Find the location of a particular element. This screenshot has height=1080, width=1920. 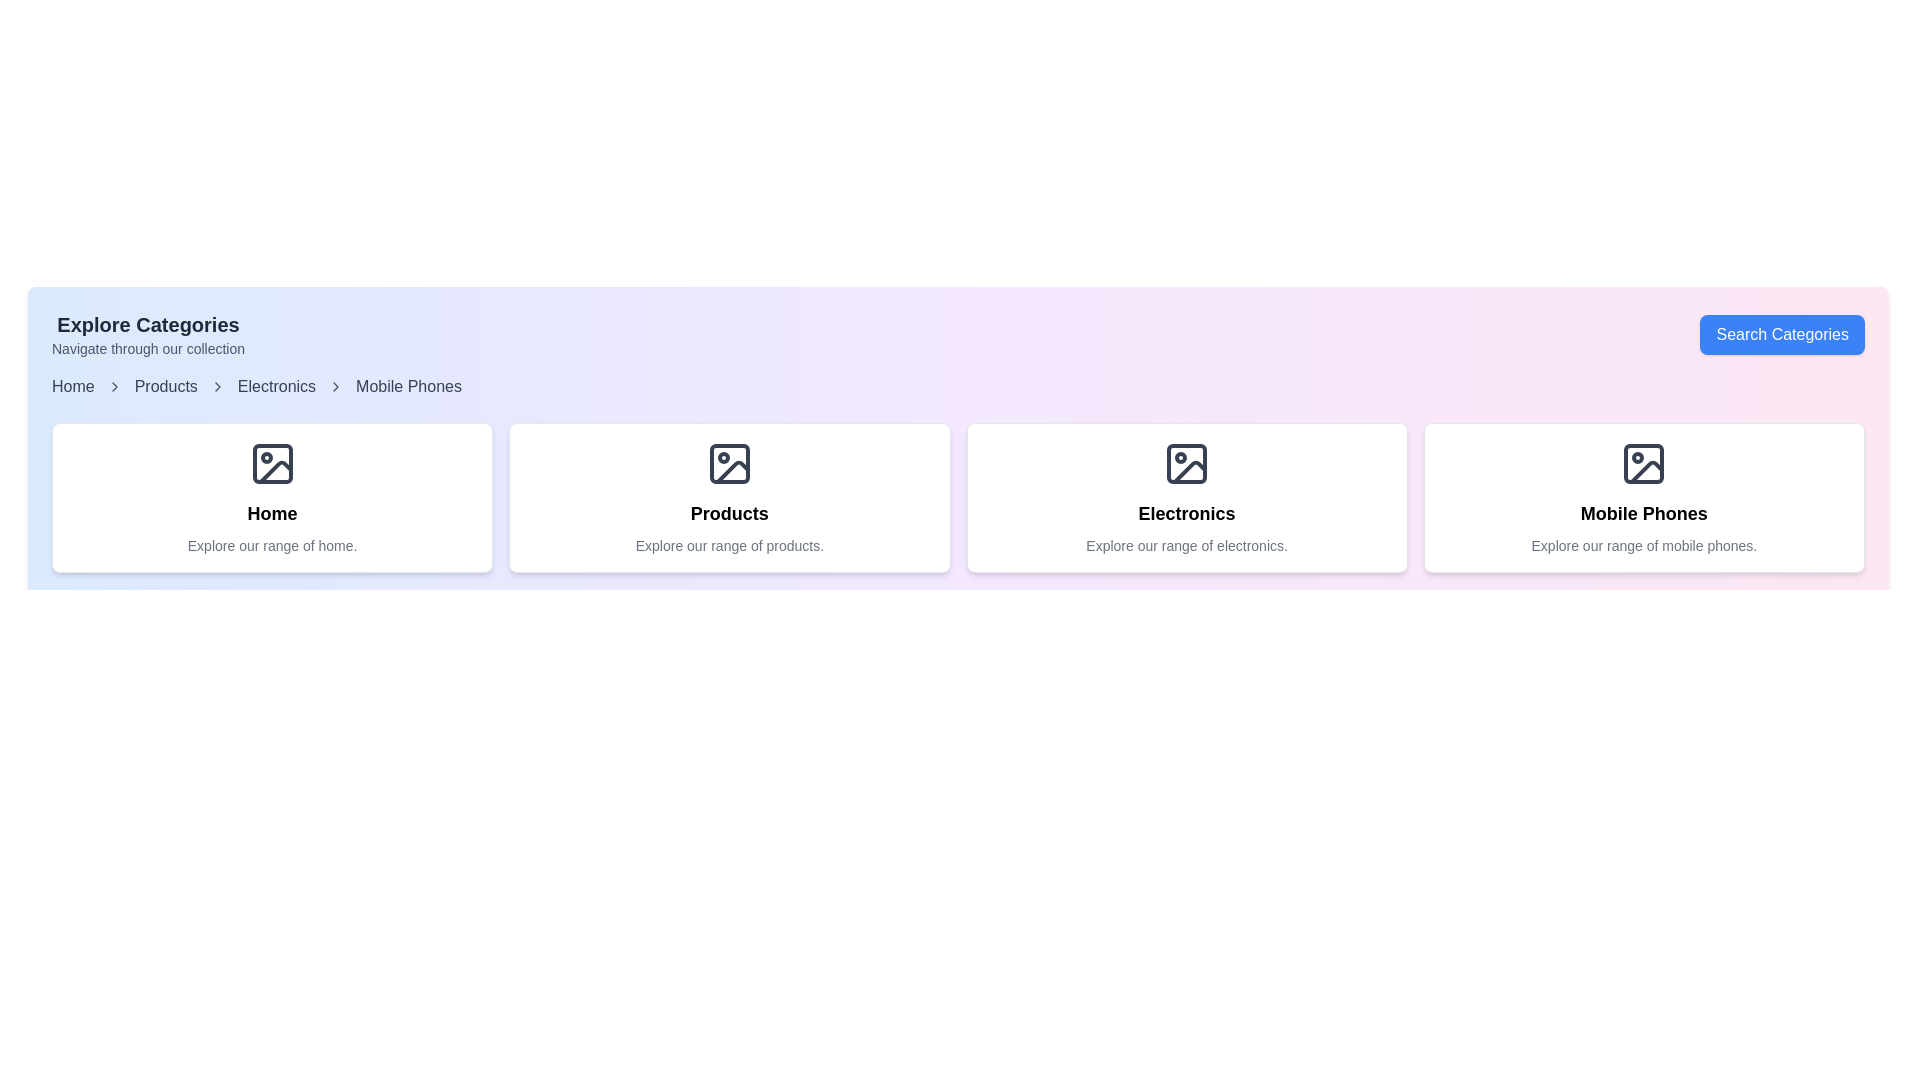

the 'Electronics' clickable link located in the breadcrumb navigation bar, positioned between 'Products' and 'Mobile Phones' is located at coordinates (275, 386).